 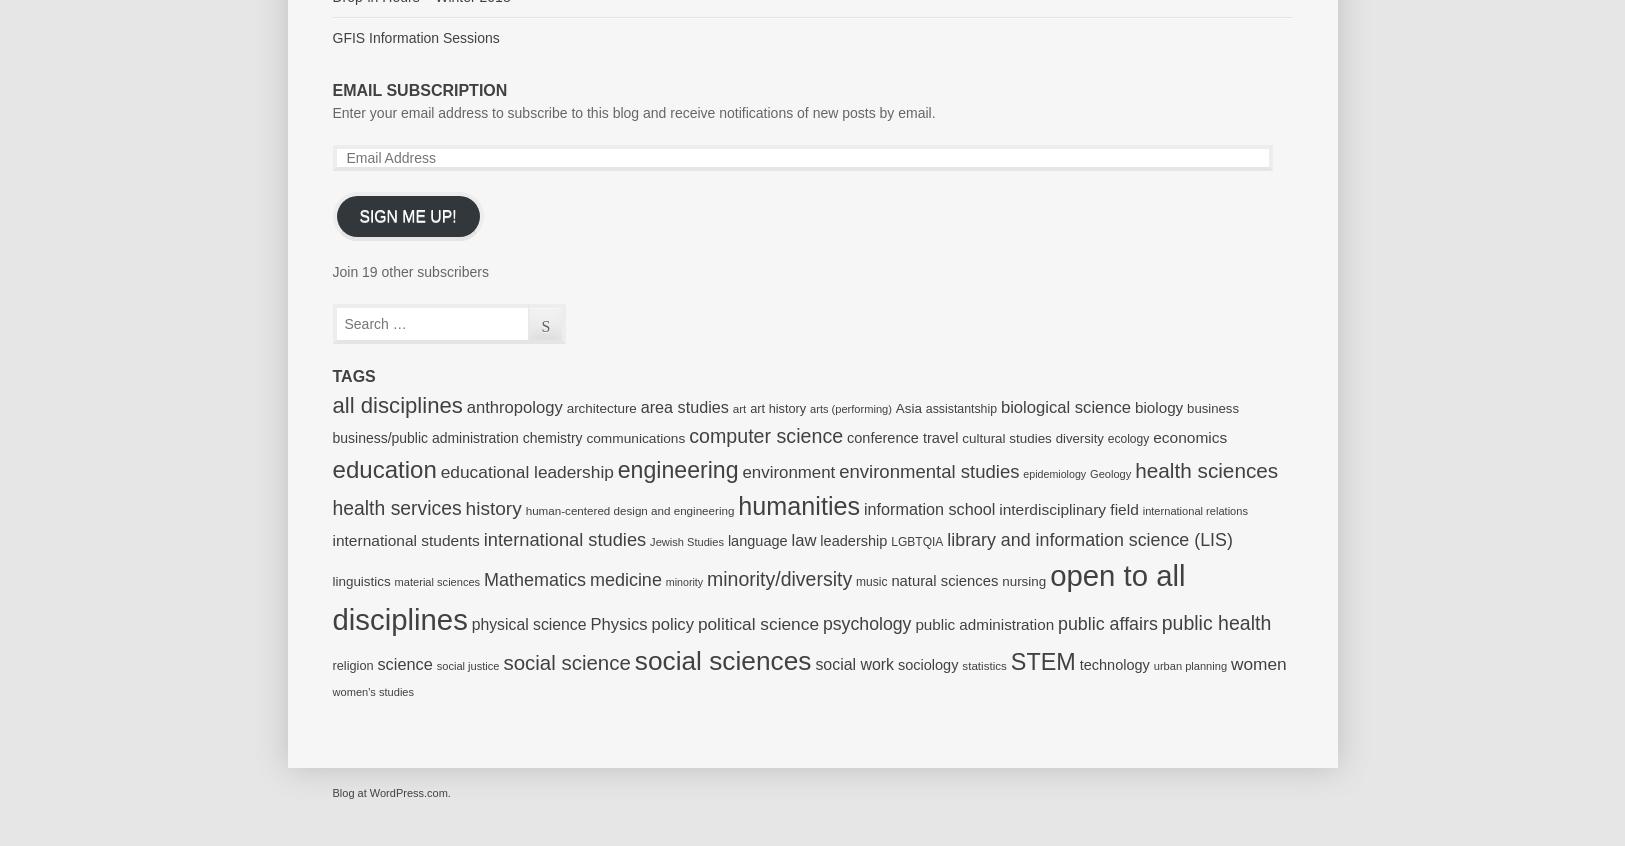 I want to click on 'religion', so click(x=351, y=664).